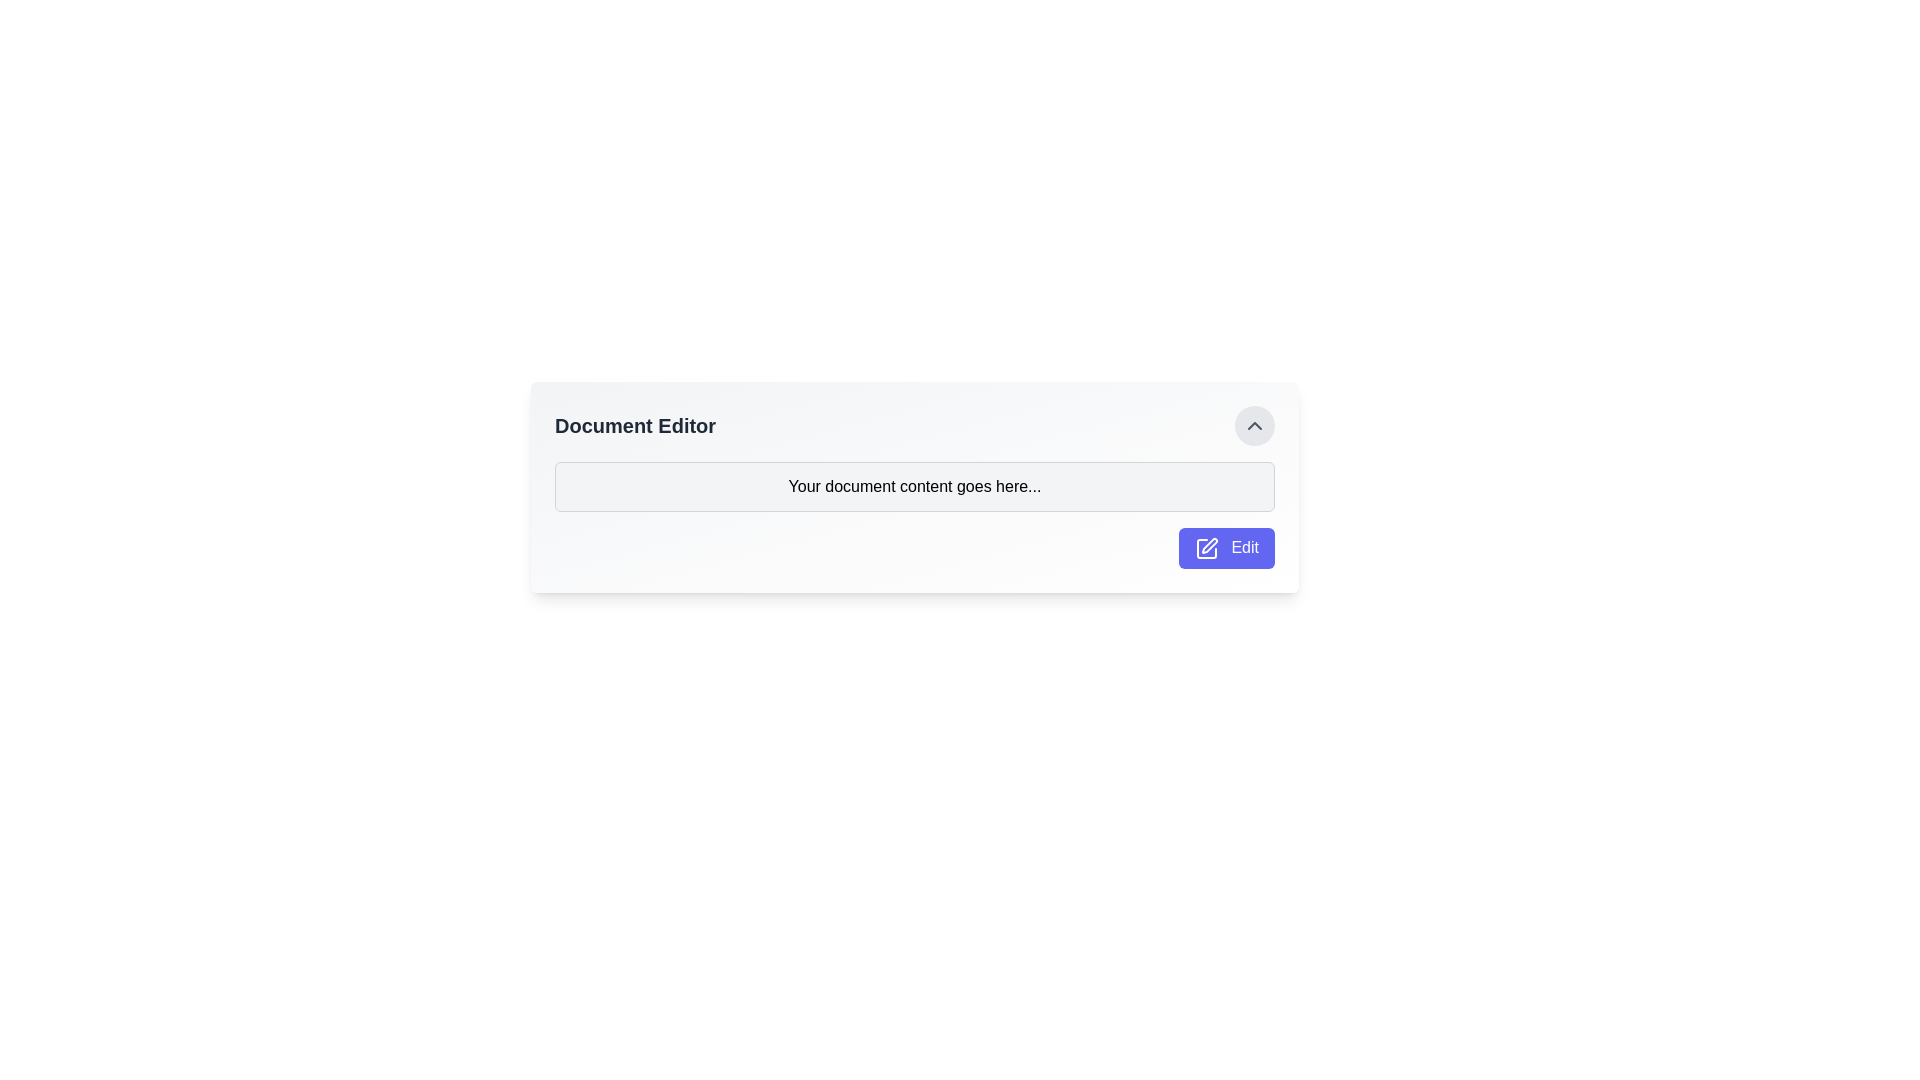  Describe the element at coordinates (1253, 424) in the screenshot. I see `the interactive button located in the top-right corner of the 'Document Editor' section` at that location.